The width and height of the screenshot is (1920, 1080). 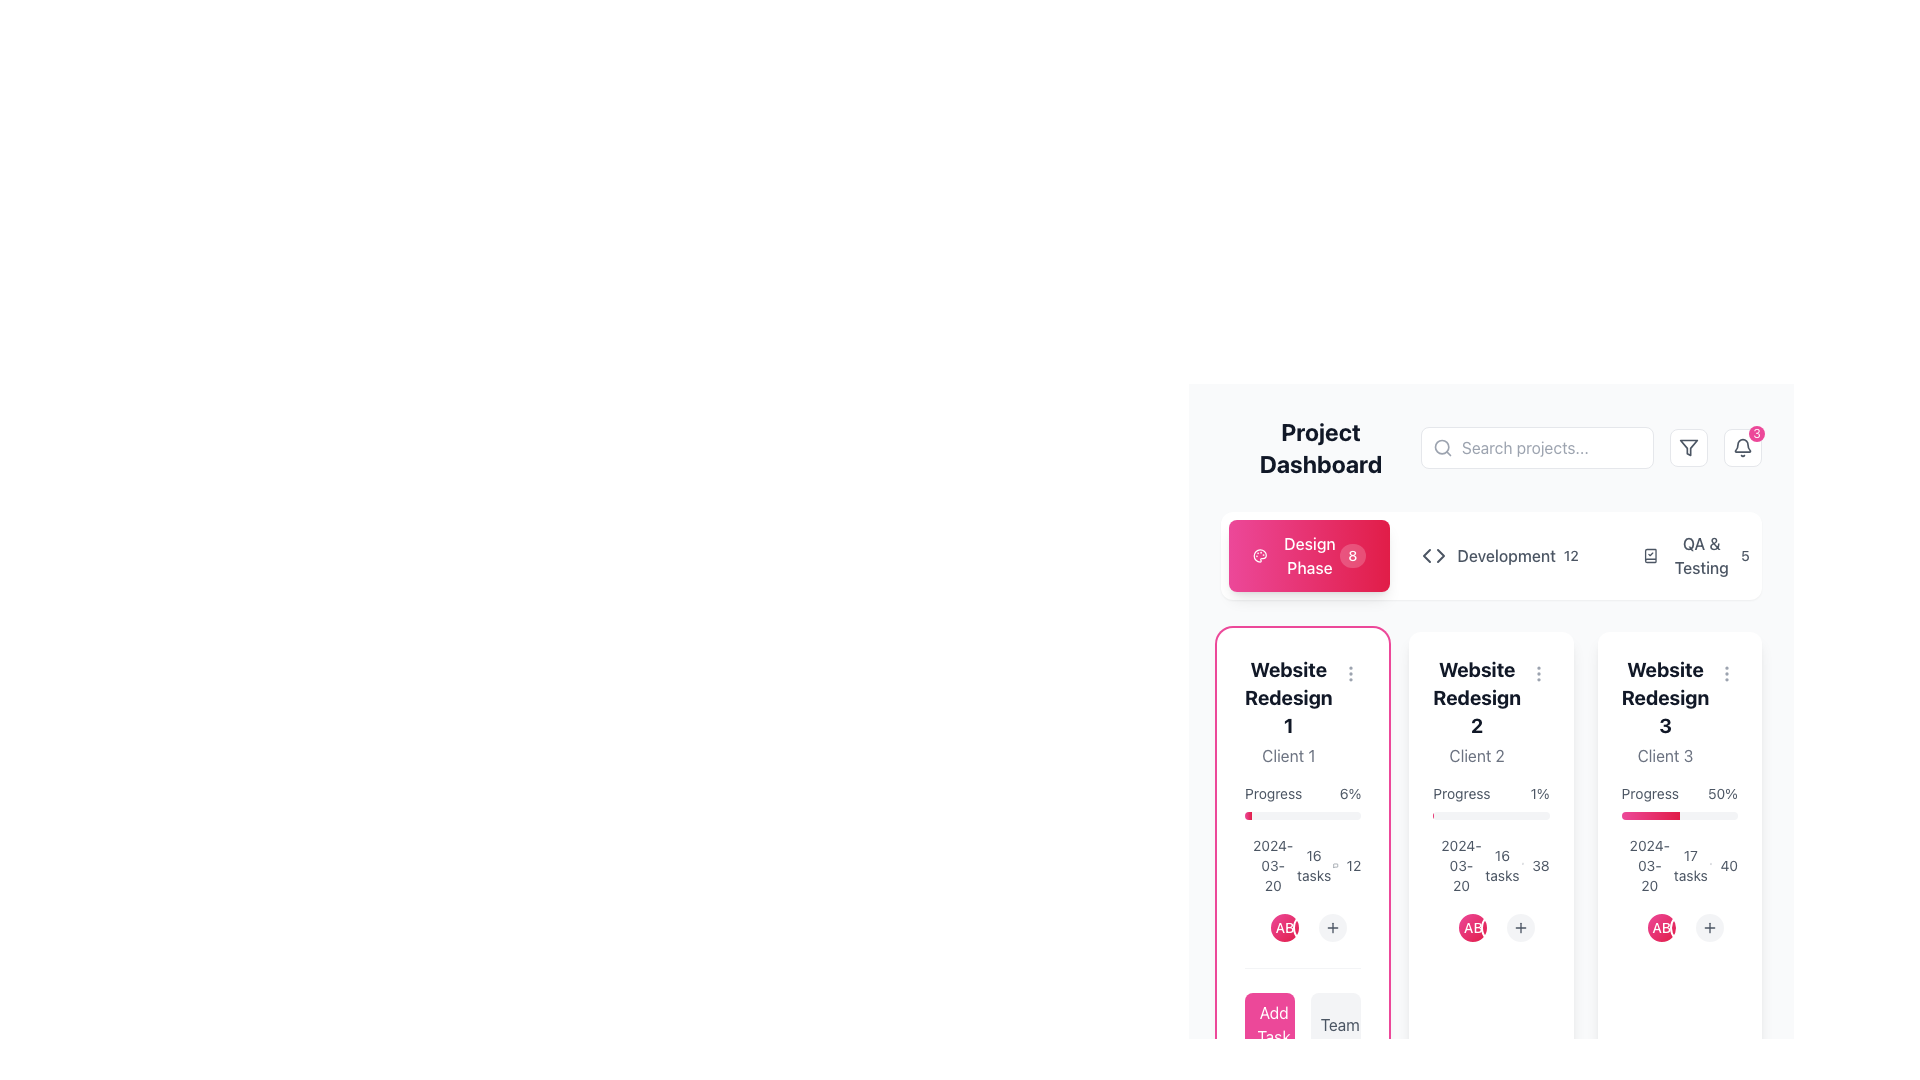 I want to click on contents of the badge displaying '12' located to the right of the 'Development' text in the horizontal menu bar, so click(x=1570, y=555).